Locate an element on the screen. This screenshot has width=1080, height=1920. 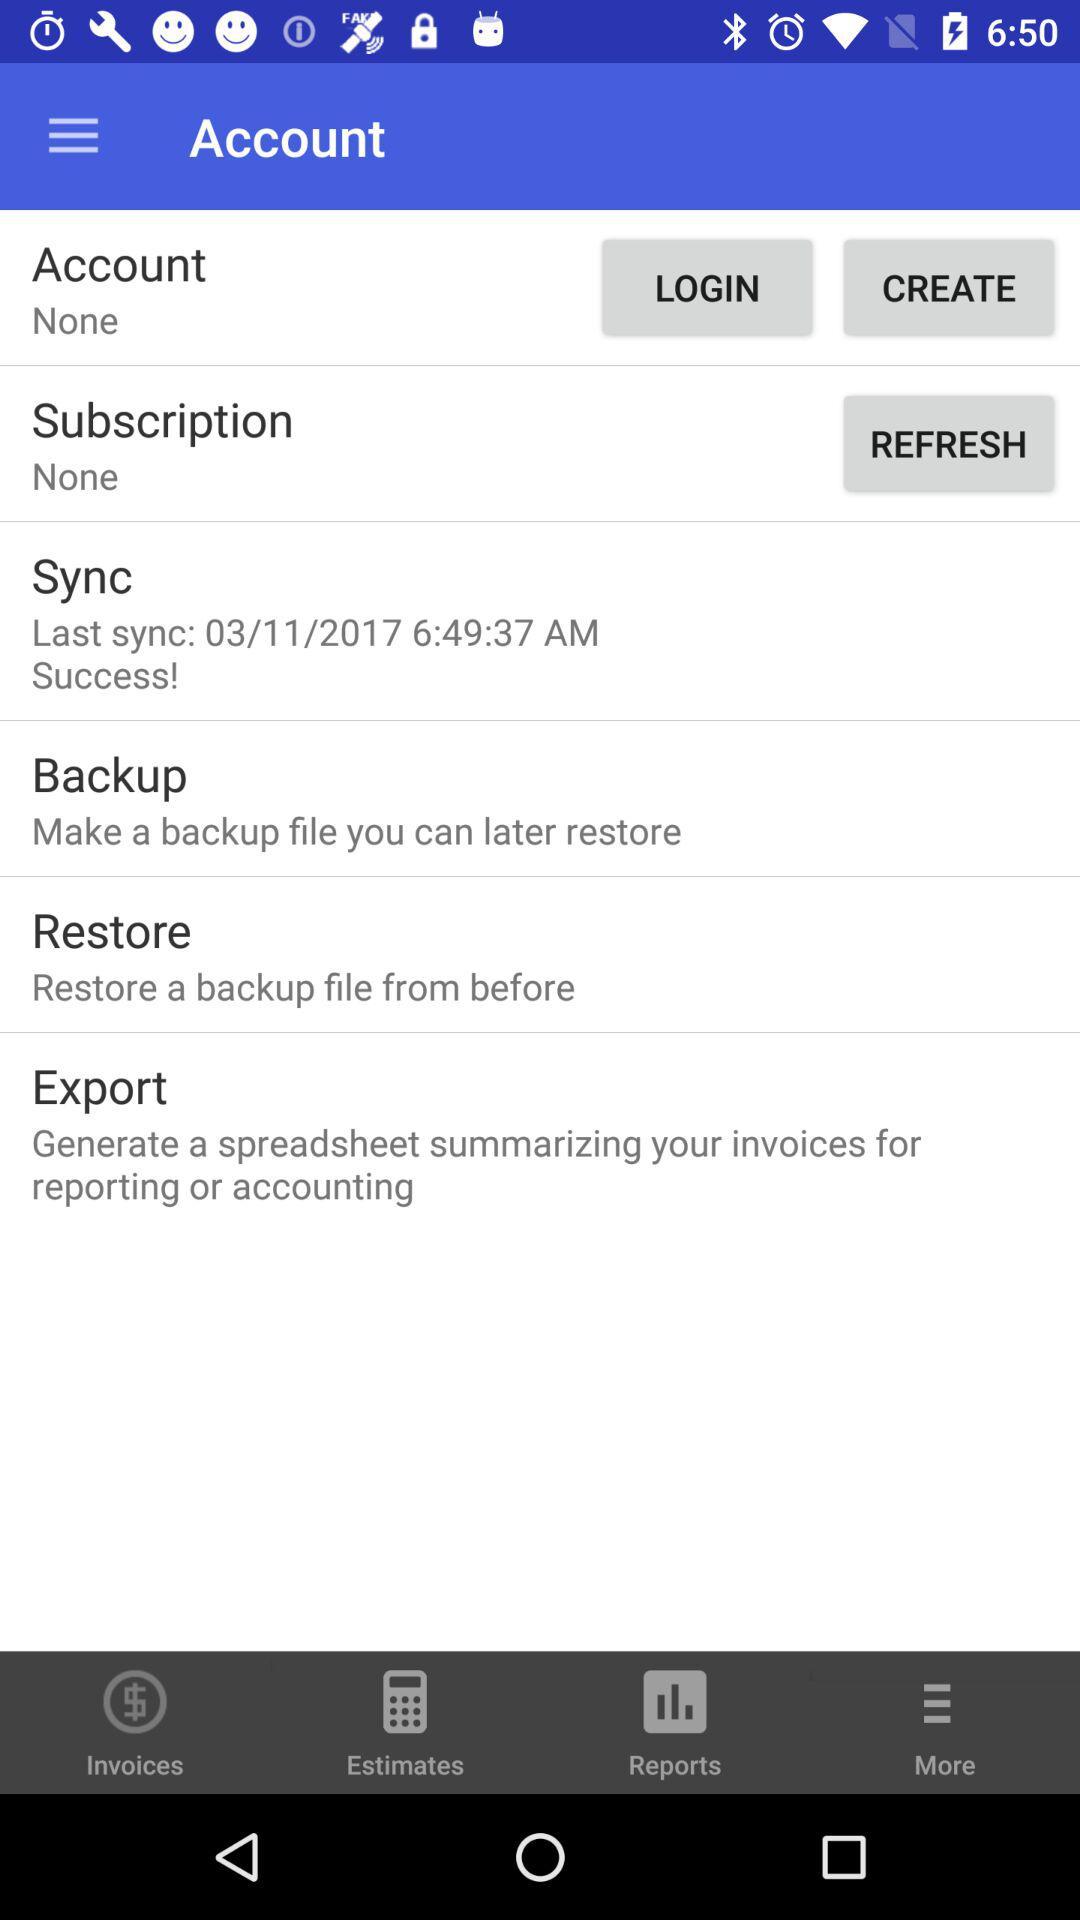
the item to the right of the invoices icon is located at coordinates (405, 1731).